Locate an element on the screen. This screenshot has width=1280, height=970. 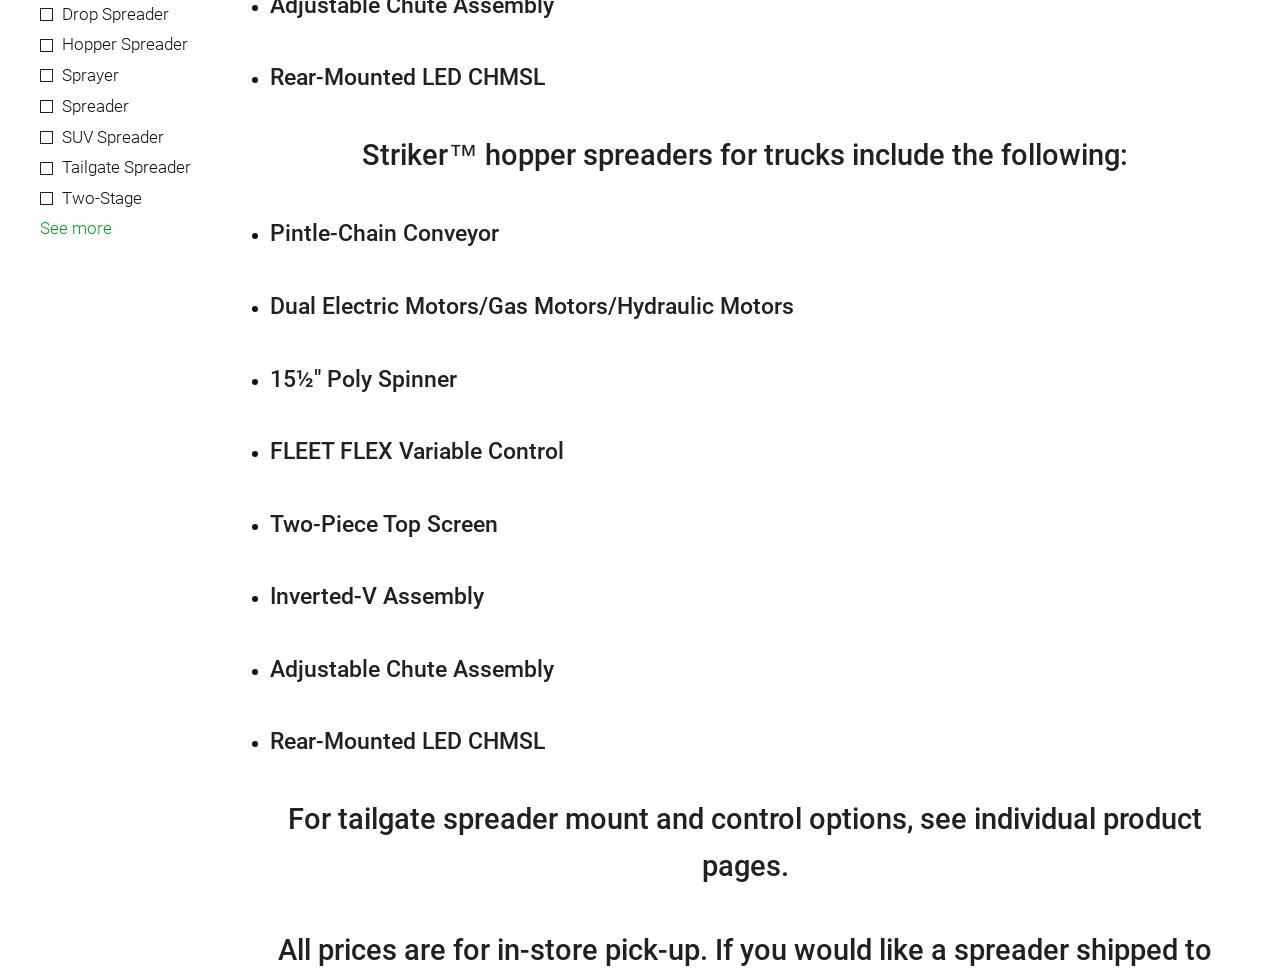
'SUV Spreader' is located at coordinates (112, 135).